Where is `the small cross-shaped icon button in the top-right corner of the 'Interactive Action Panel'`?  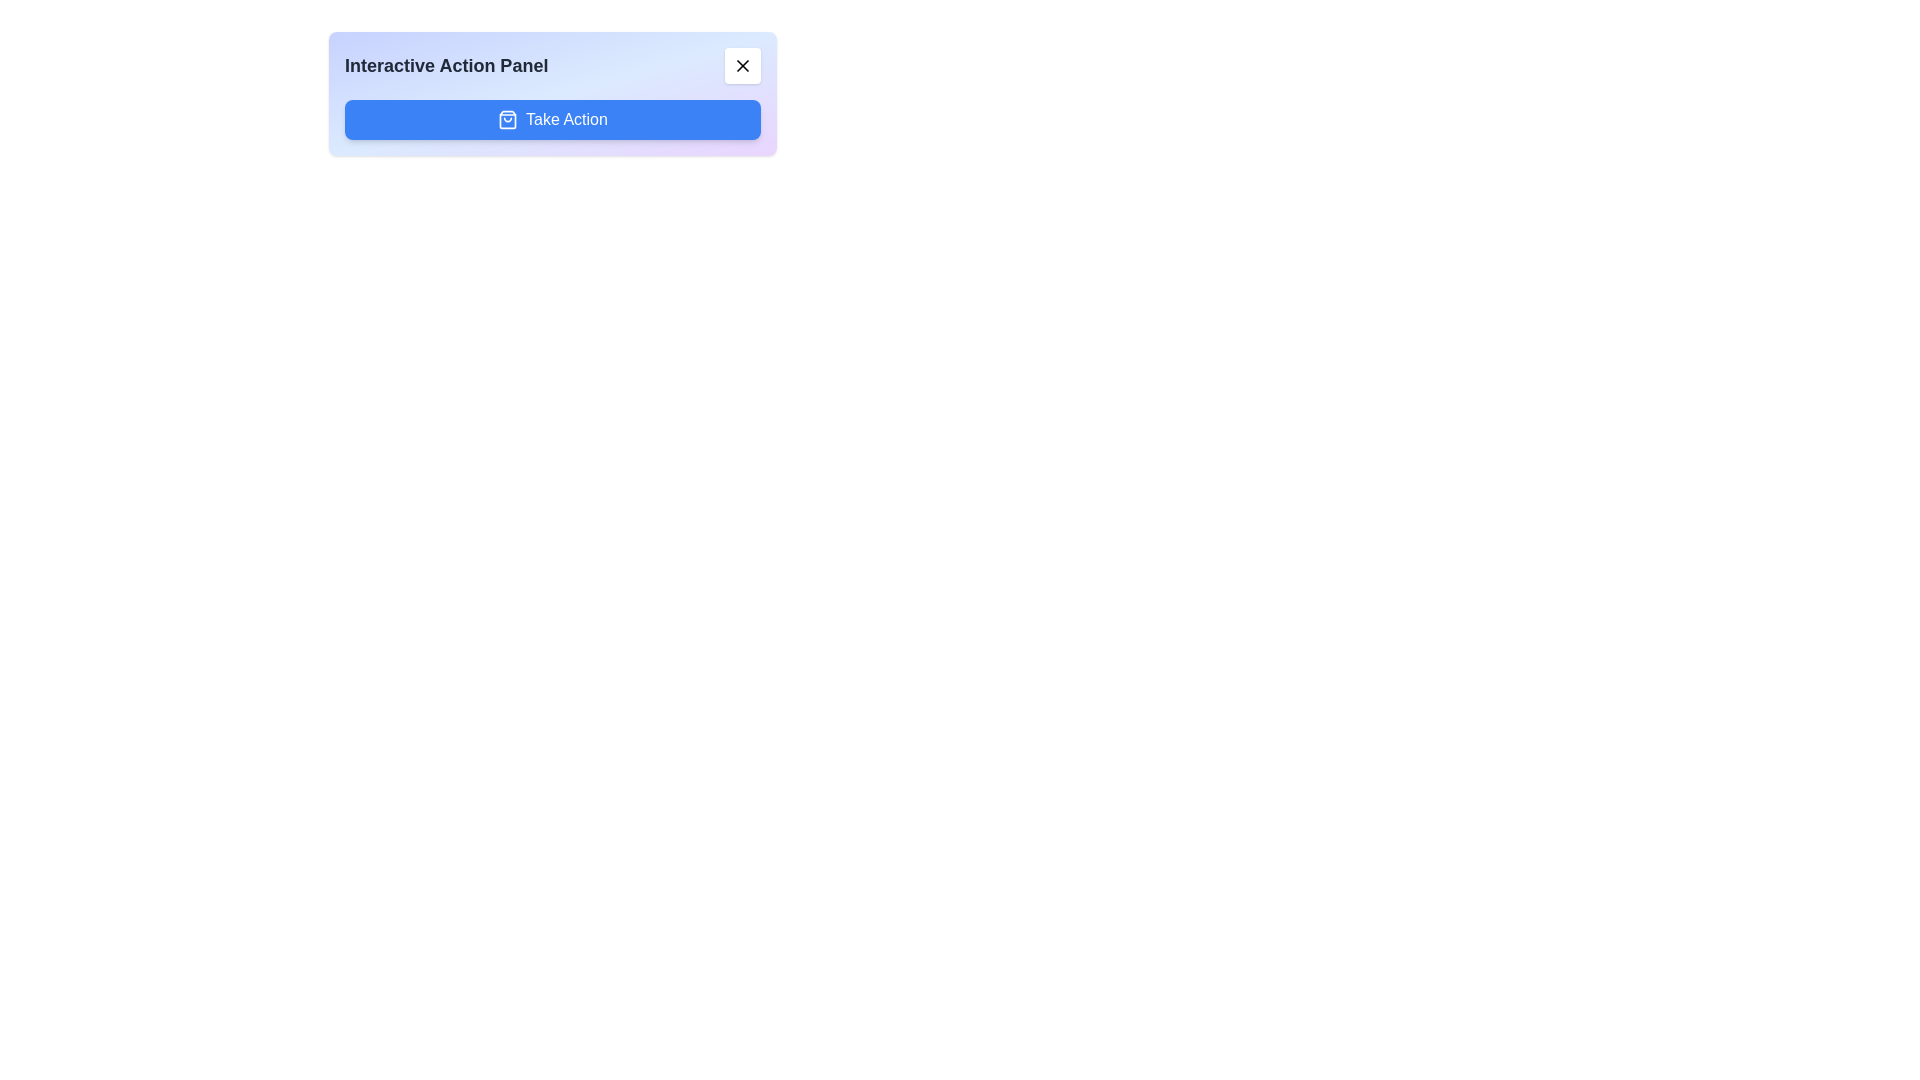 the small cross-shaped icon button in the top-right corner of the 'Interactive Action Panel' is located at coordinates (742, 64).